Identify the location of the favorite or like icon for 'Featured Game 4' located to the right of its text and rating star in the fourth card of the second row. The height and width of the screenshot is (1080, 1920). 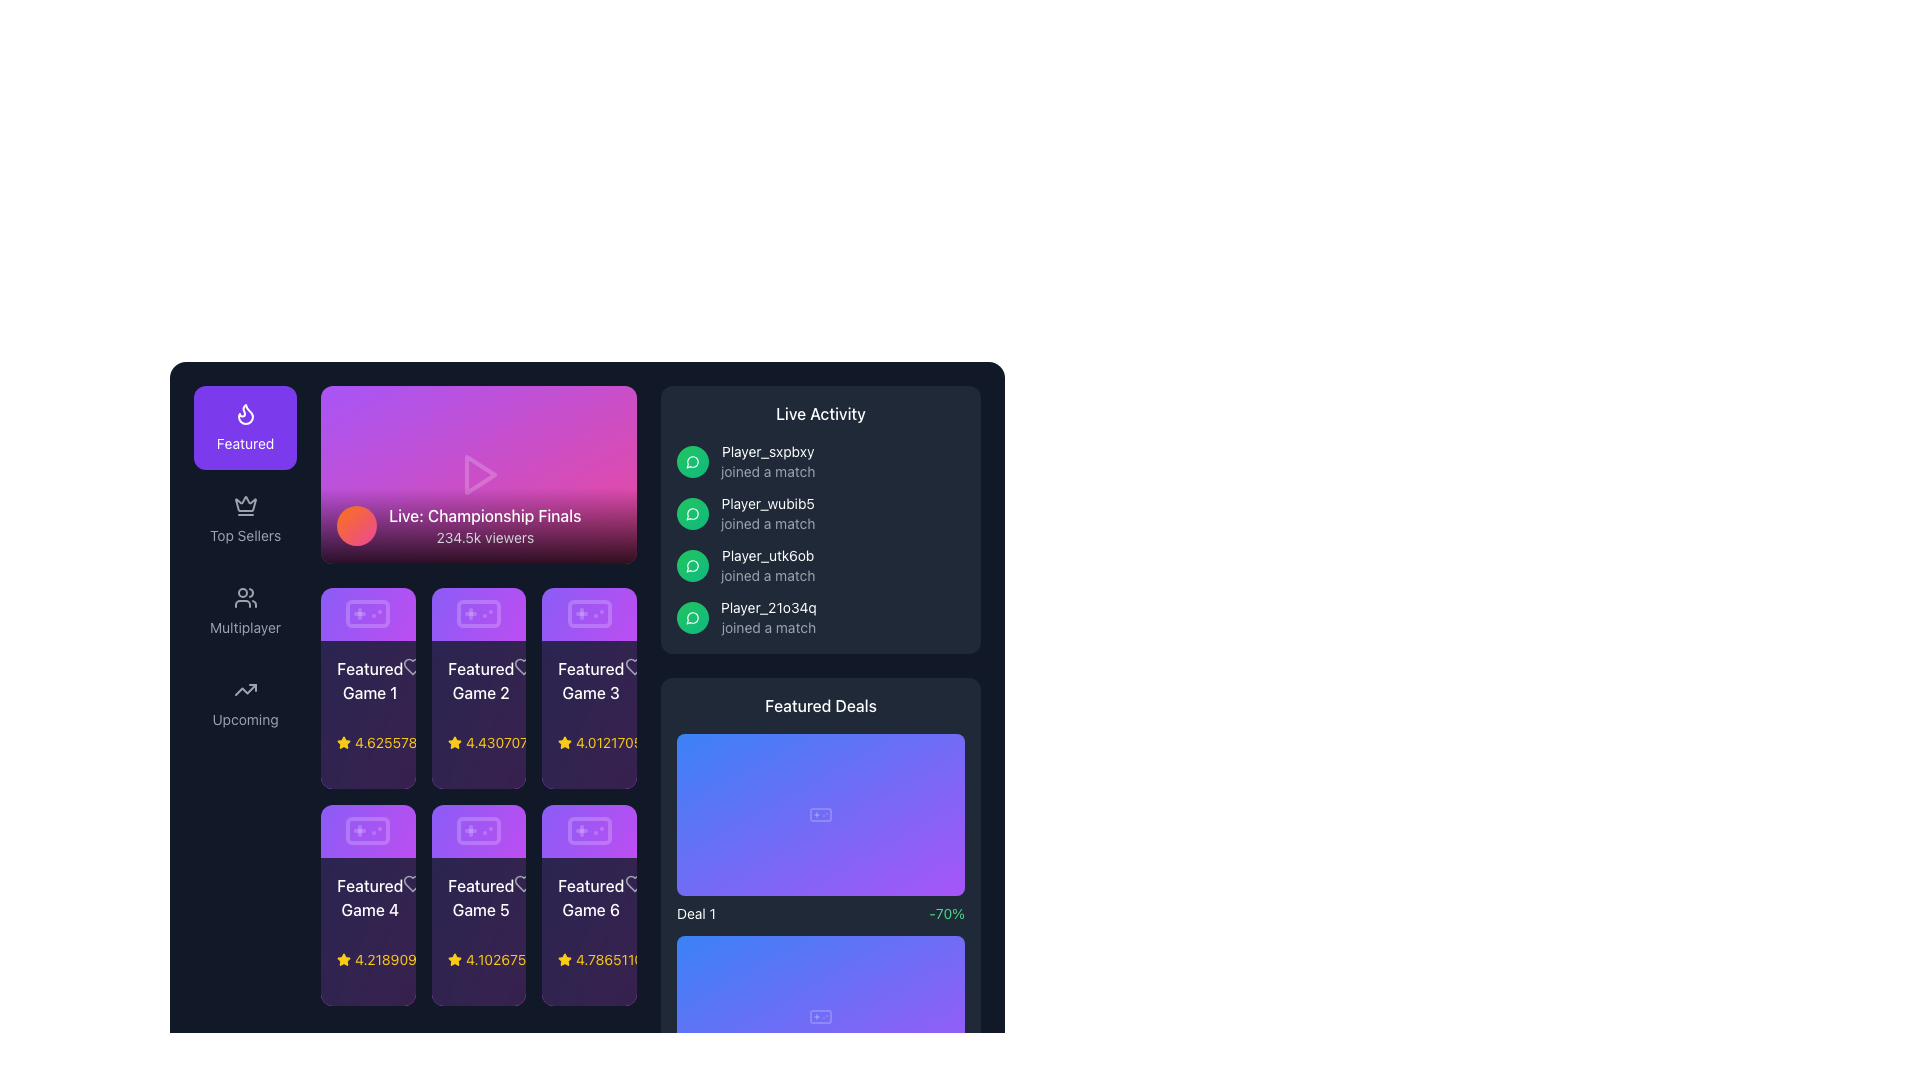
(412, 883).